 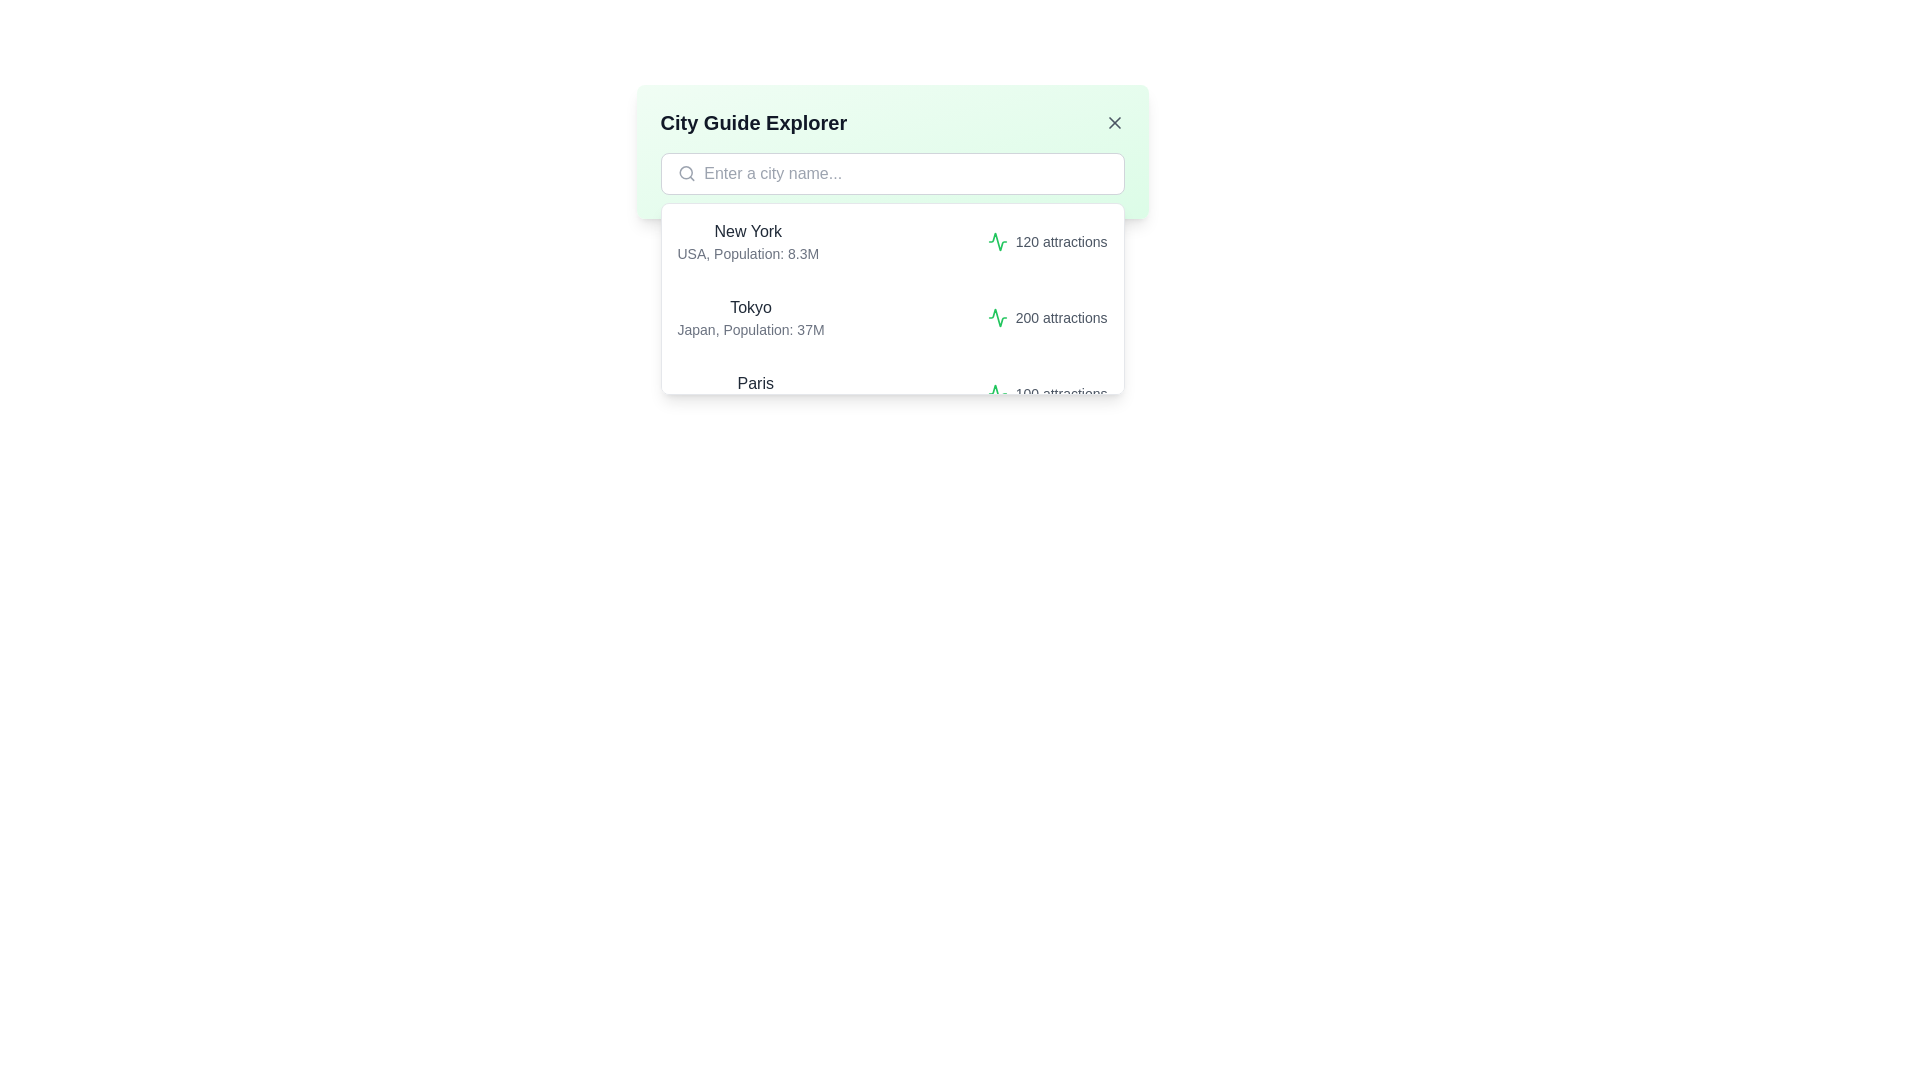 I want to click on information displayed in the textual element showing 'TokyoJapan, Population: 37M' in the modal titled 'City Guide Explorer', so click(x=750, y=316).